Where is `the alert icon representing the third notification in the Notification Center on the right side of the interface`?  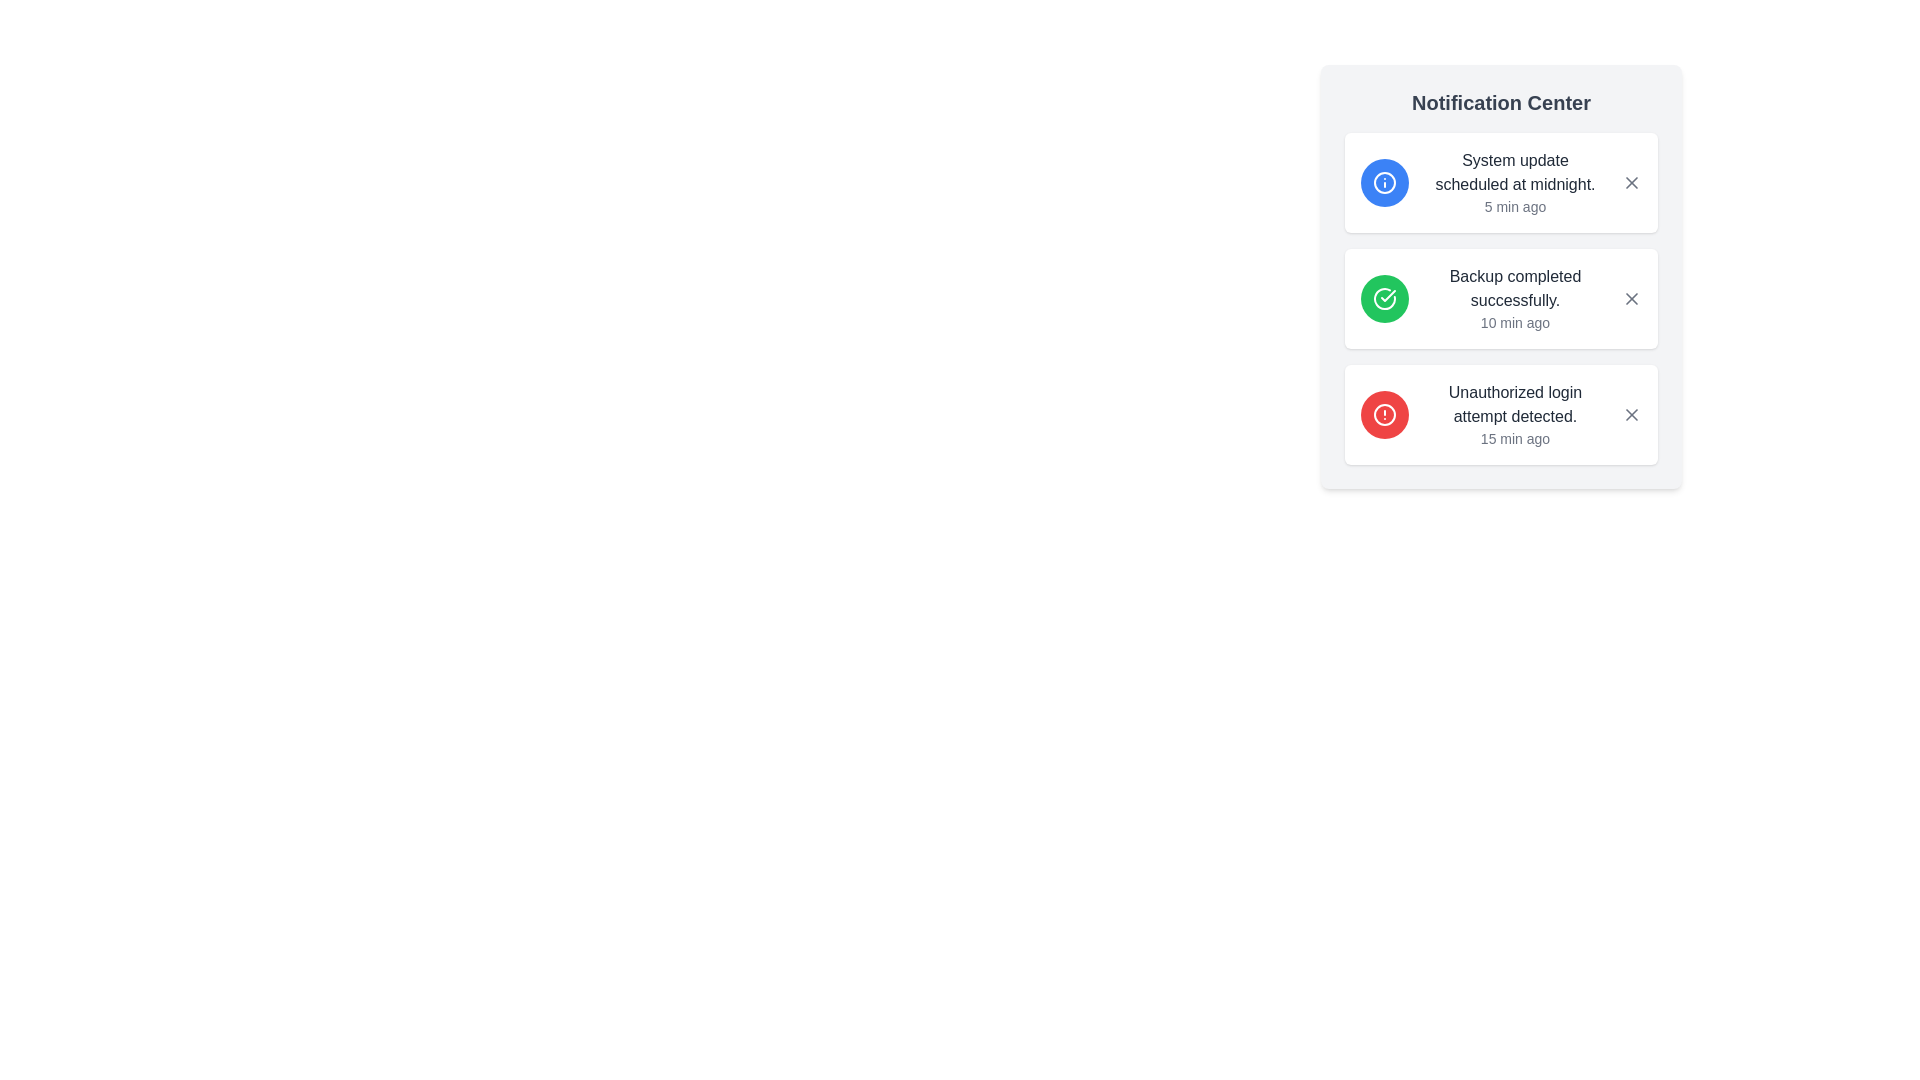
the alert icon representing the third notification in the Notification Center on the right side of the interface is located at coordinates (1384, 414).